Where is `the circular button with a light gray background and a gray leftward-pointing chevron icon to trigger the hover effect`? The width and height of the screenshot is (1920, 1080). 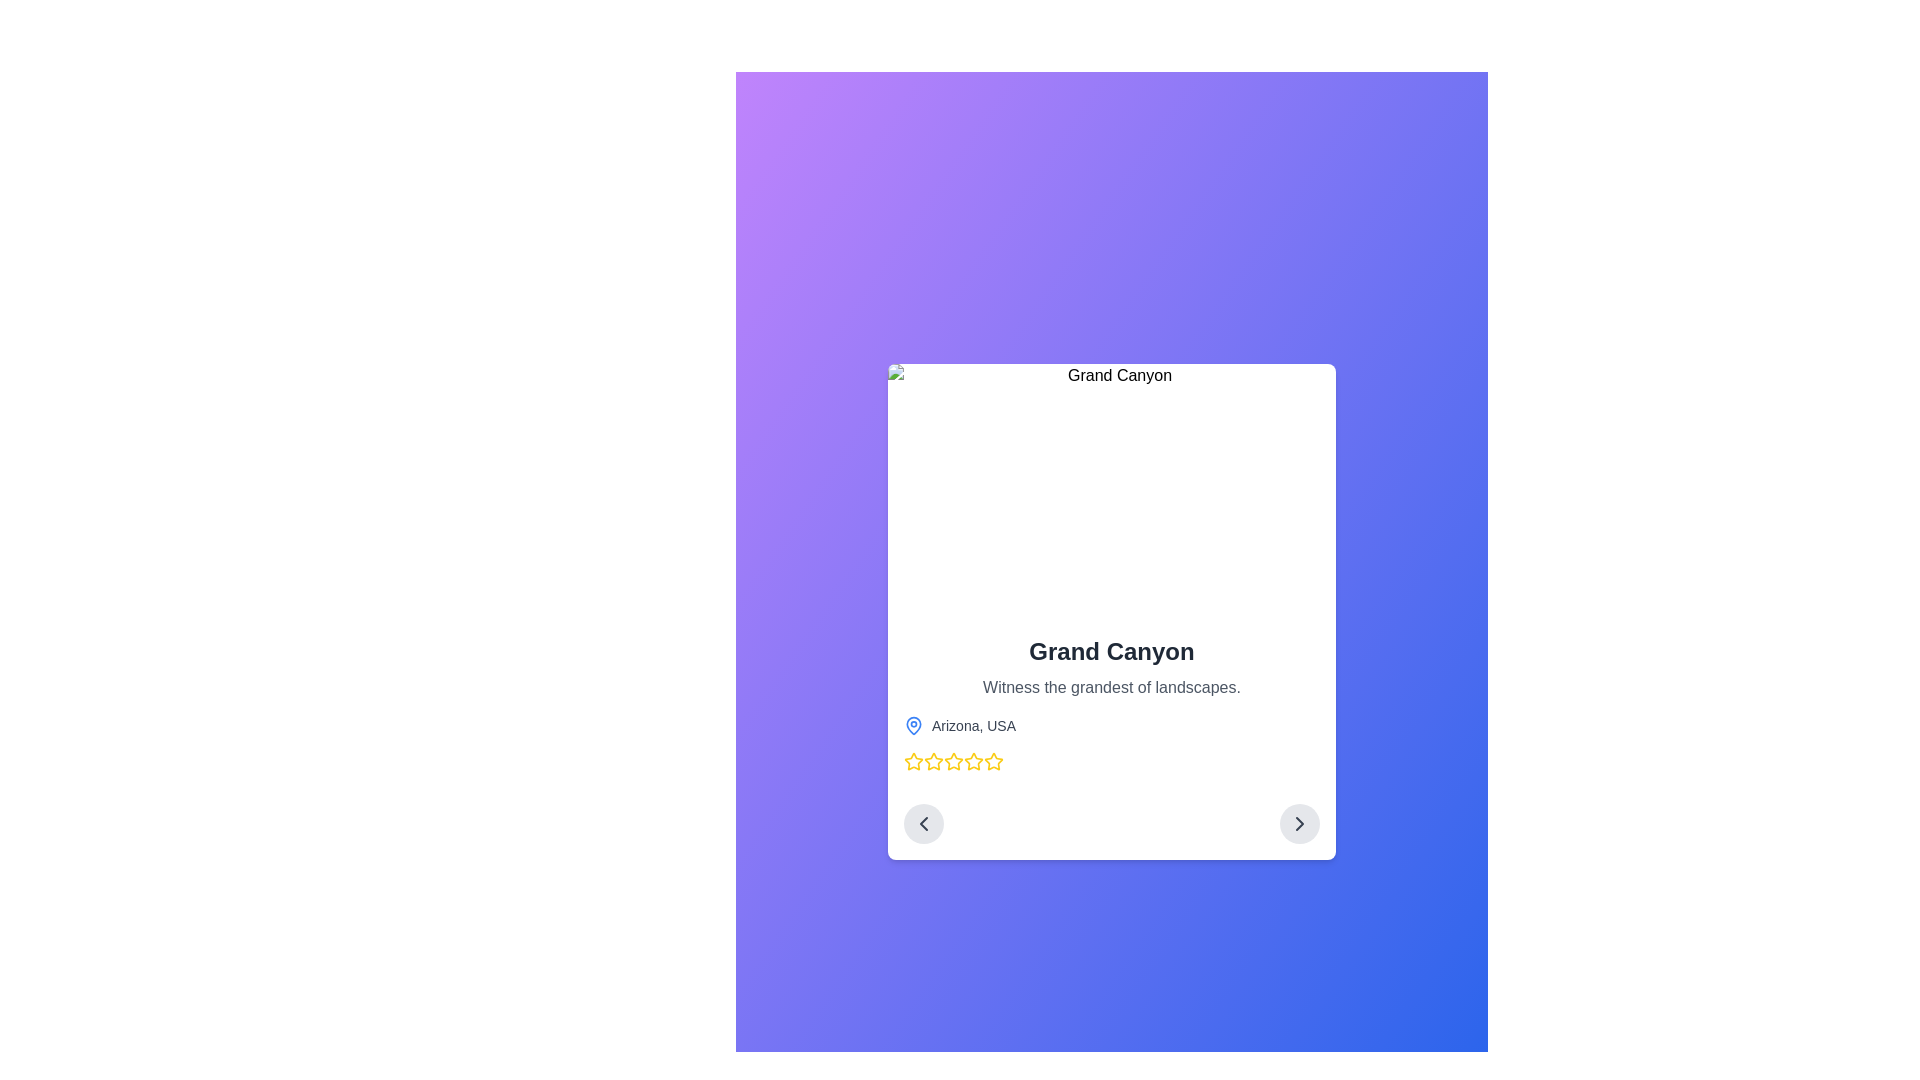 the circular button with a light gray background and a gray leftward-pointing chevron icon to trigger the hover effect is located at coordinates (923, 824).